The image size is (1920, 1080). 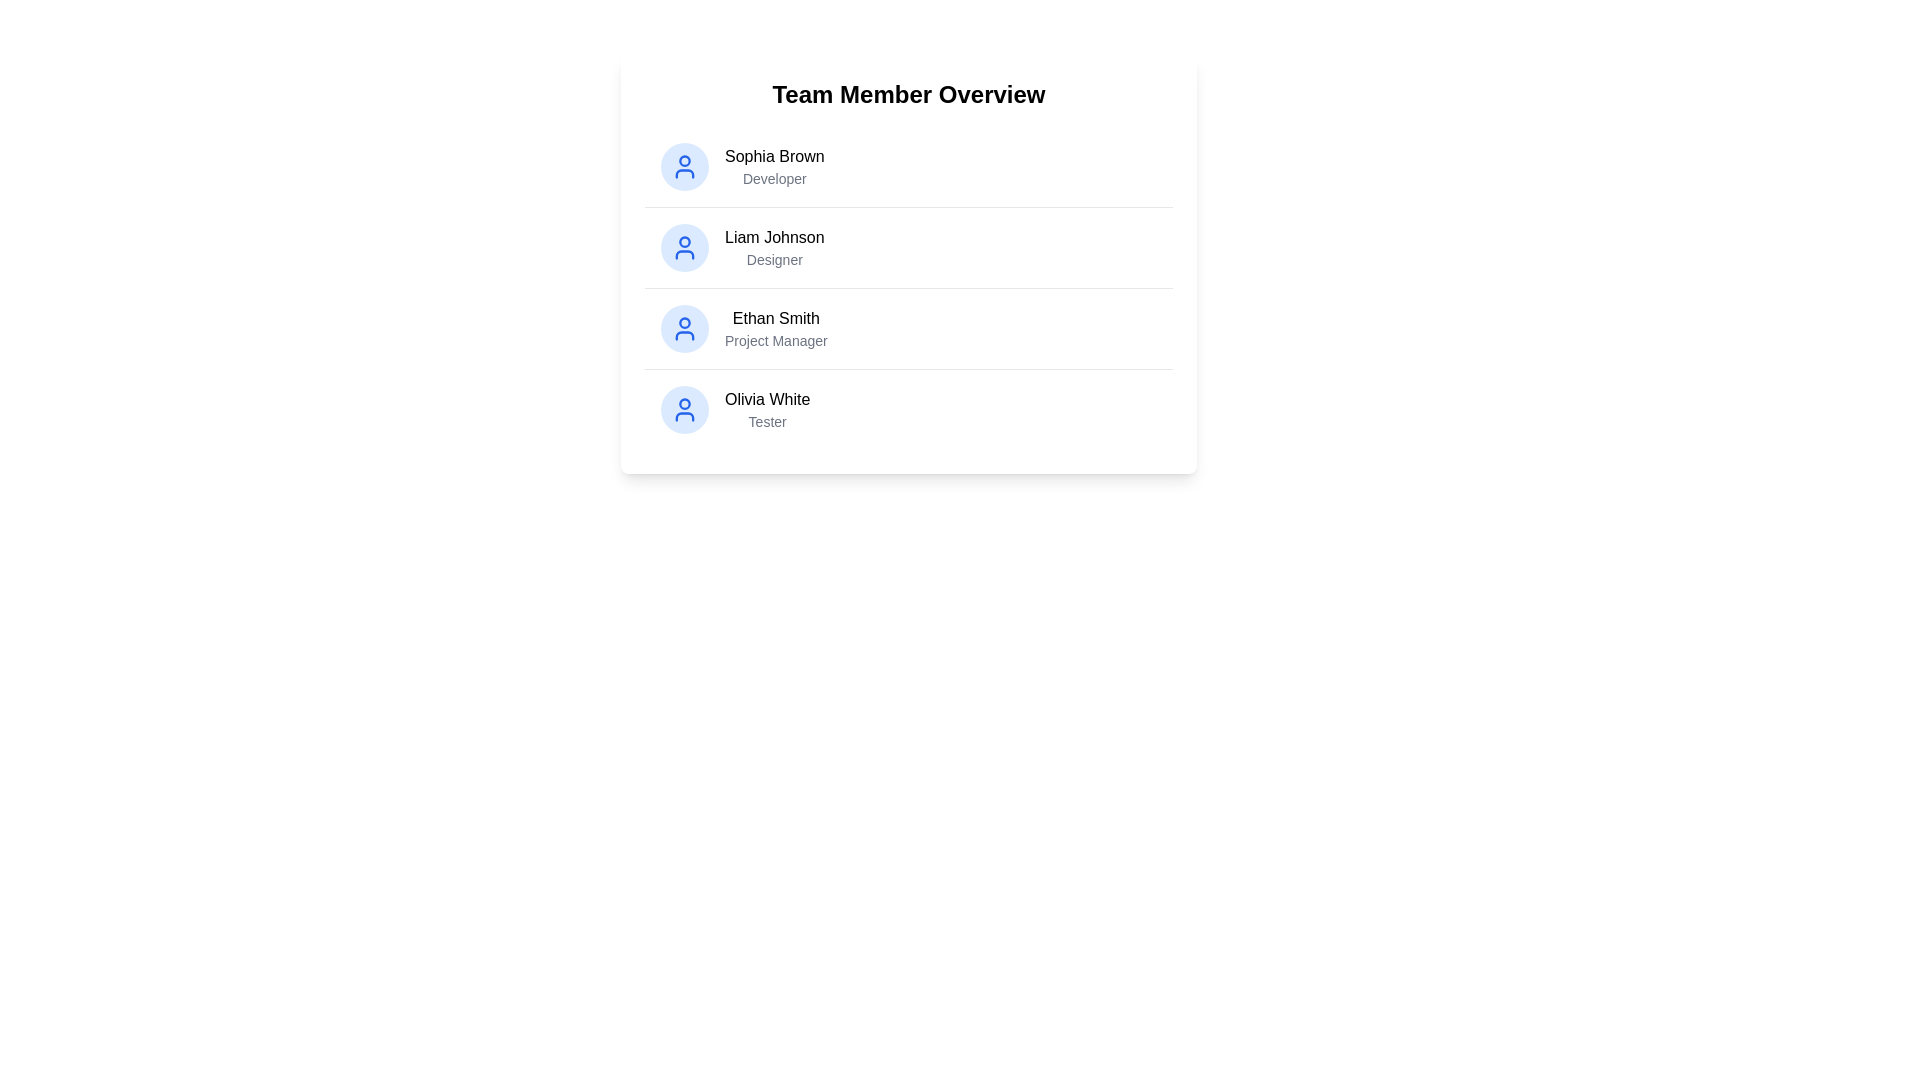 I want to click on the small red circular icon with a blue border in the 'Liam Johnson - Designer' profile card, located in the second list item of the 'Team Member Overview', so click(x=685, y=241).